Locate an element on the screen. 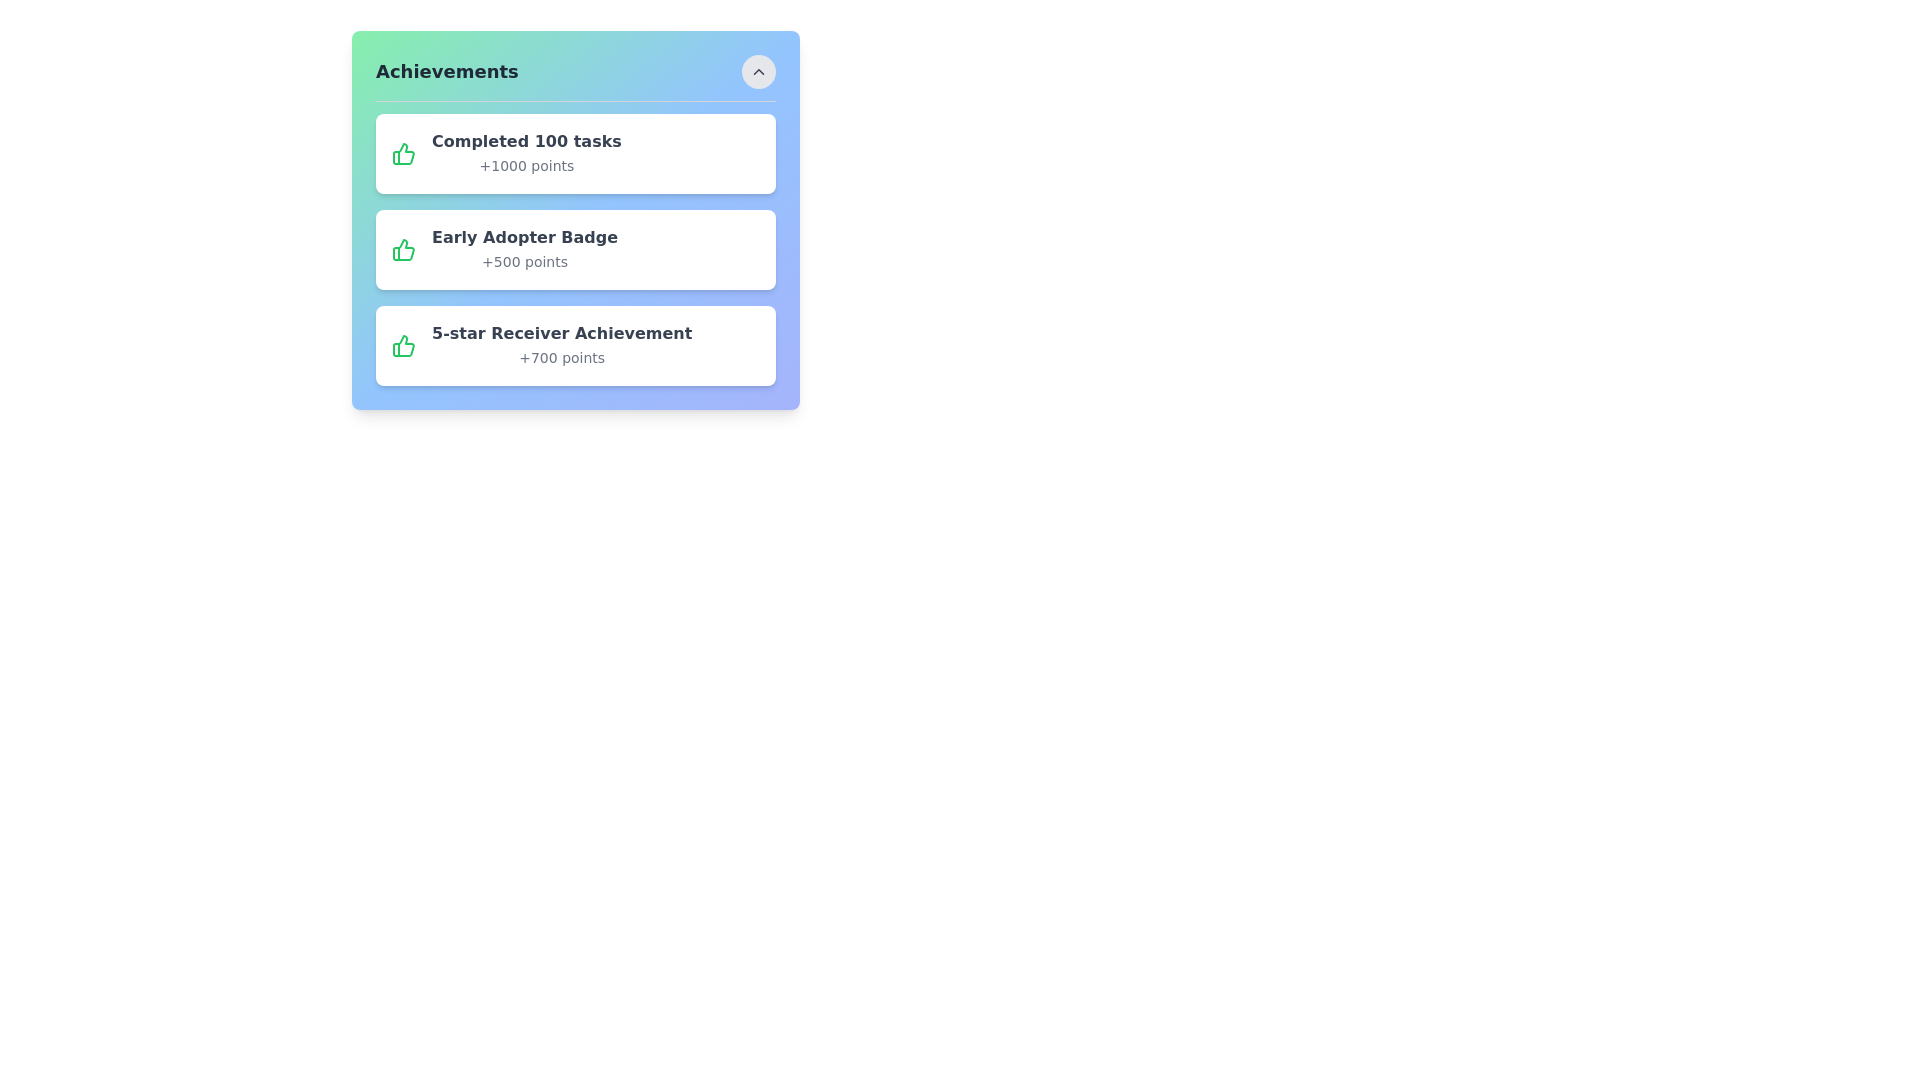 Image resolution: width=1920 pixels, height=1080 pixels. the text display showing 'Completed 100 tasks' and '+1000 points' for reading is located at coordinates (526, 153).